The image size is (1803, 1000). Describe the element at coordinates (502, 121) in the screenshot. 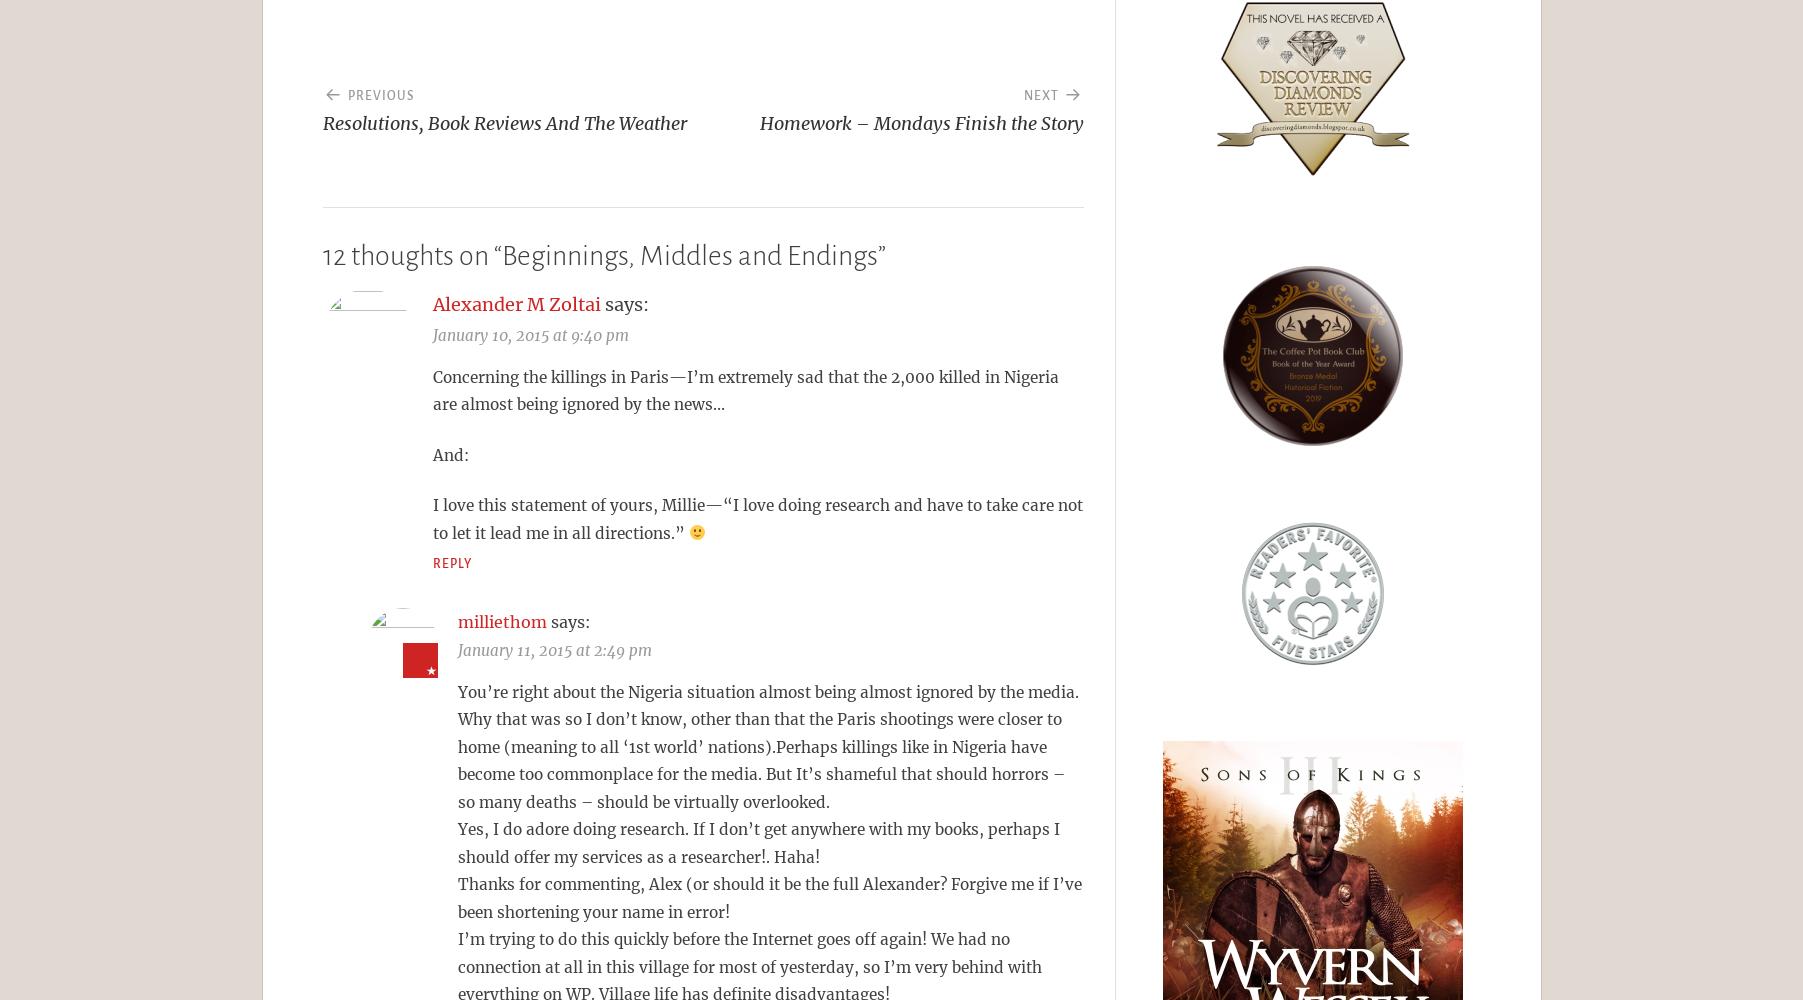

I see `'Resolutions, Book Reviews And The Weather'` at that location.